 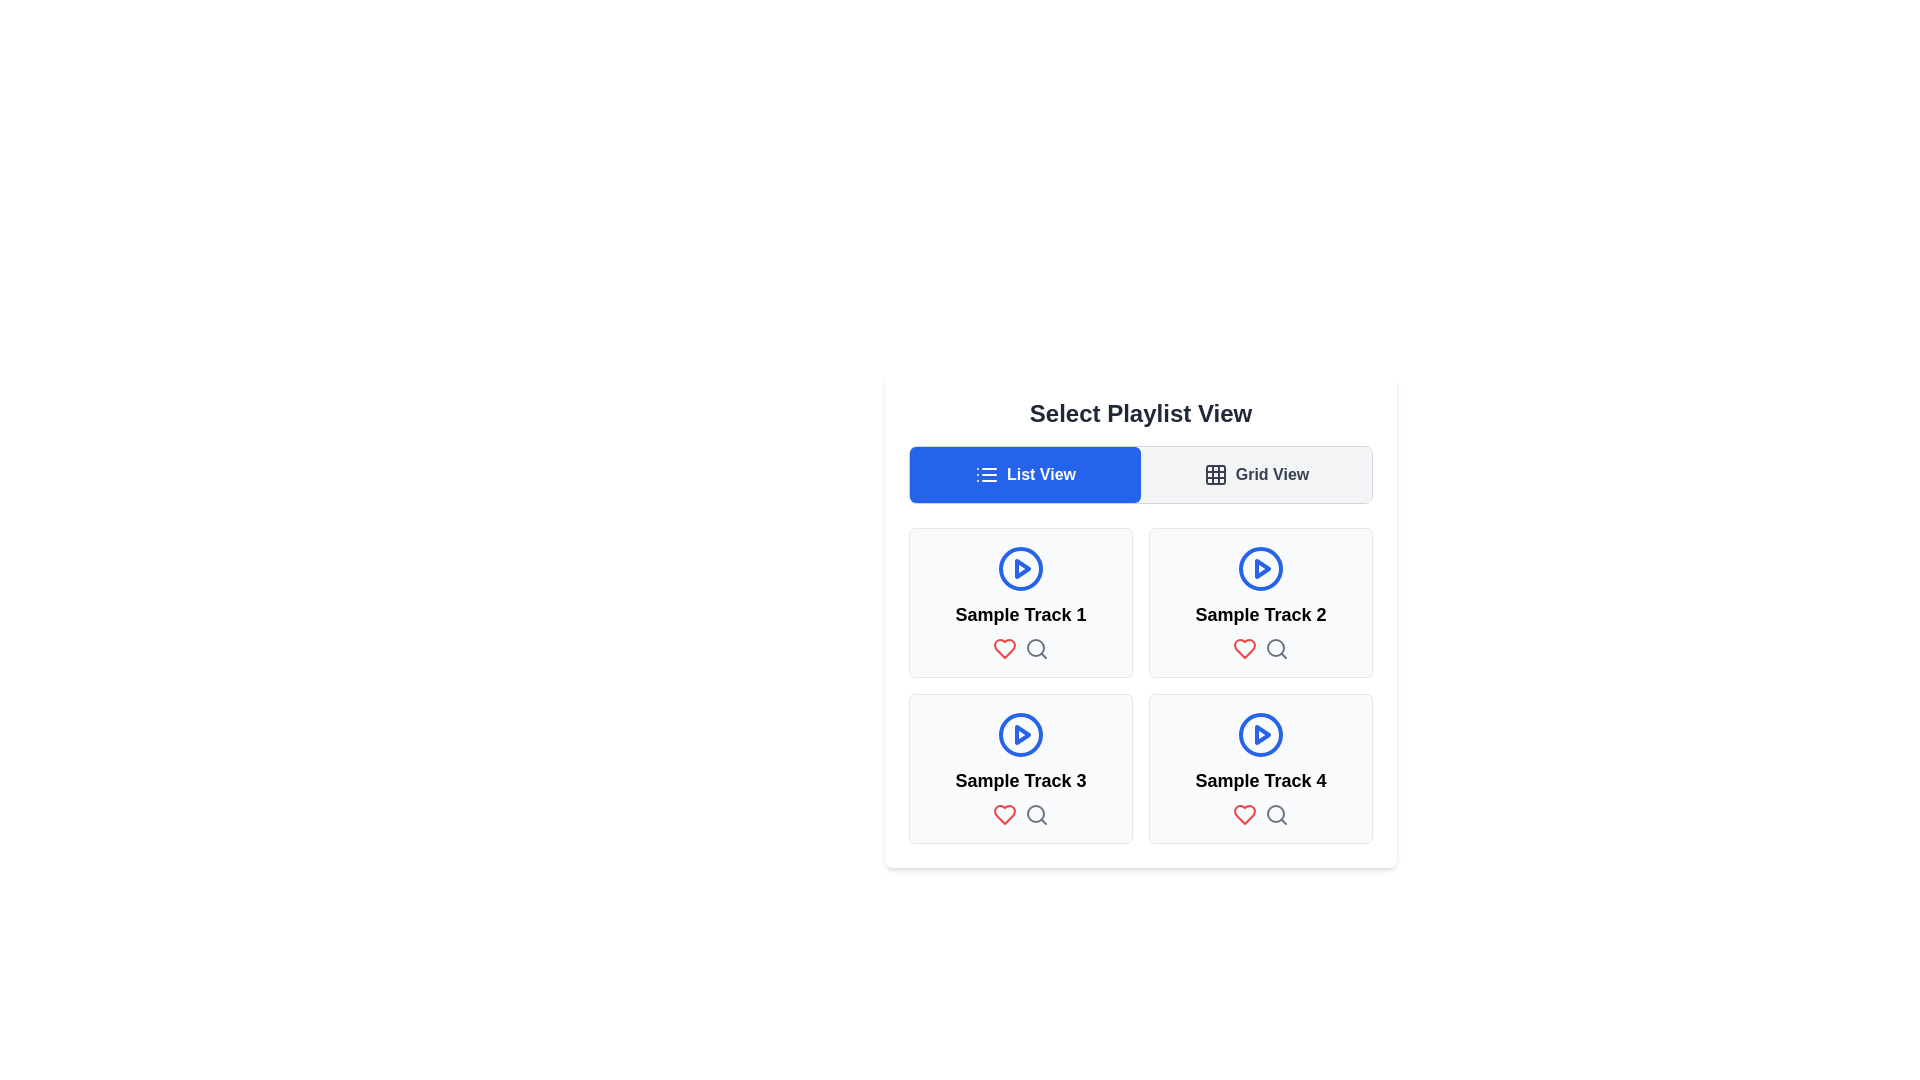 I want to click on the 'favorite' button, which is the leftmost icon in the group of icons underneath 'Sample Track 2', to trigger possible visual feedback, so click(x=1243, y=648).